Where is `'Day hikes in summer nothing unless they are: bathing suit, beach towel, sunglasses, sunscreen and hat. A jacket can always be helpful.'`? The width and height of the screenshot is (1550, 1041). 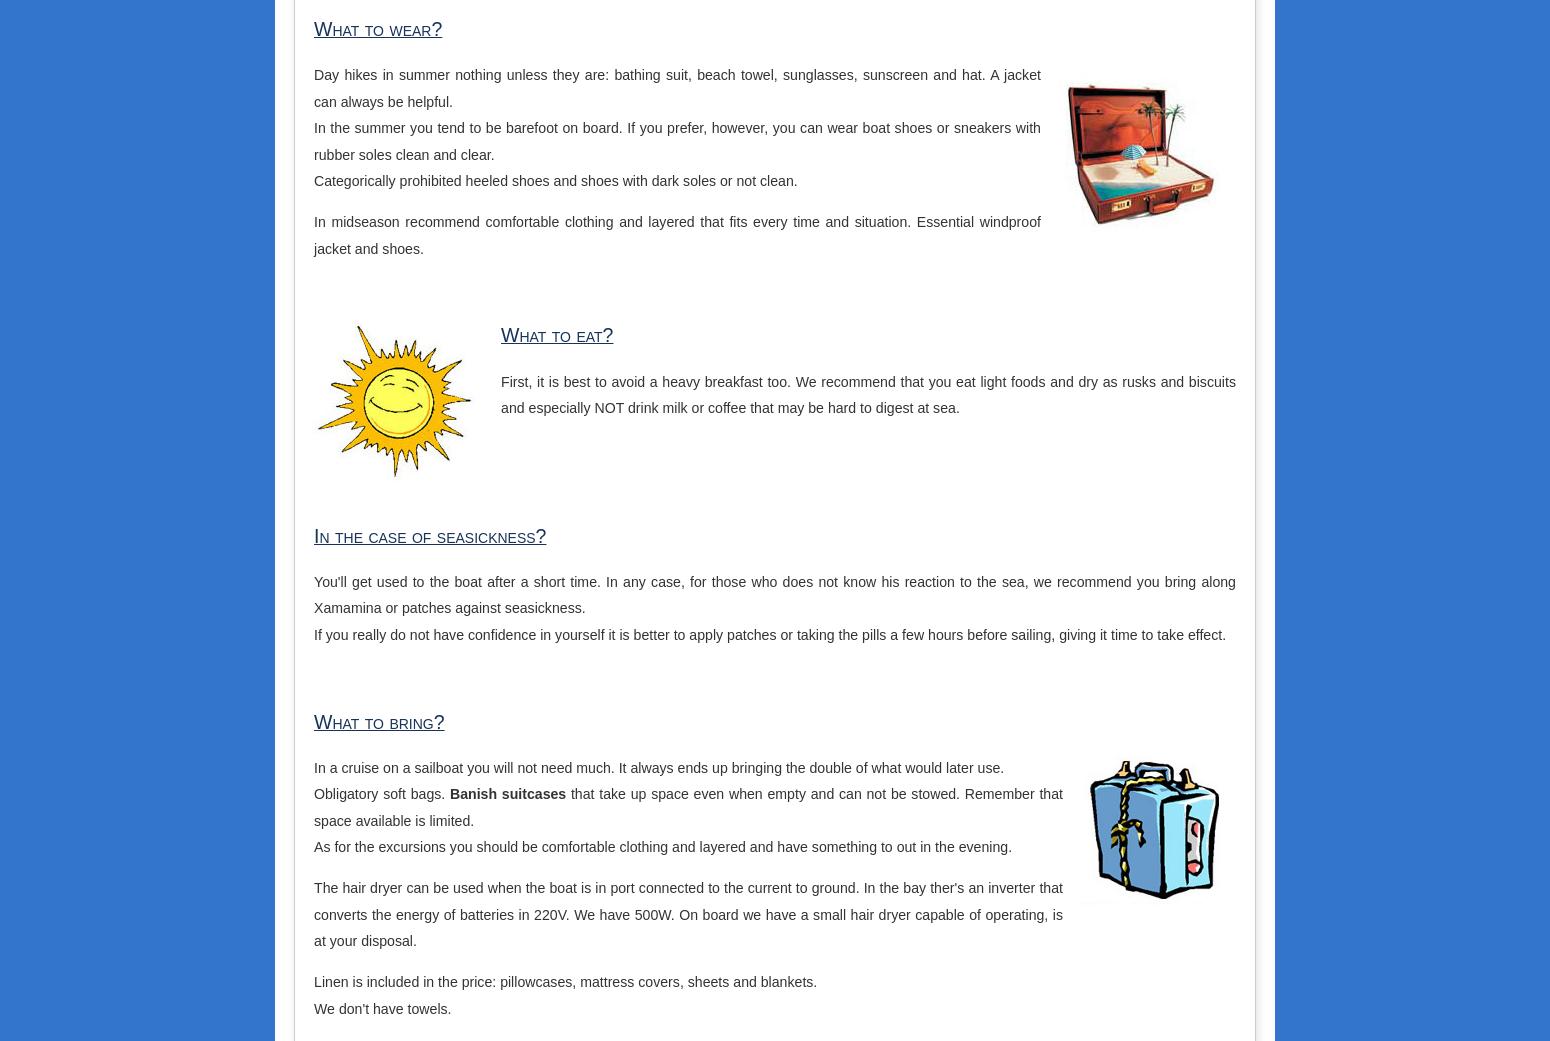 'Day hikes in summer nothing unless they are: bathing suit, beach towel, sunglasses, sunscreen and hat. A jacket can always be helpful.' is located at coordinates (313, 86).